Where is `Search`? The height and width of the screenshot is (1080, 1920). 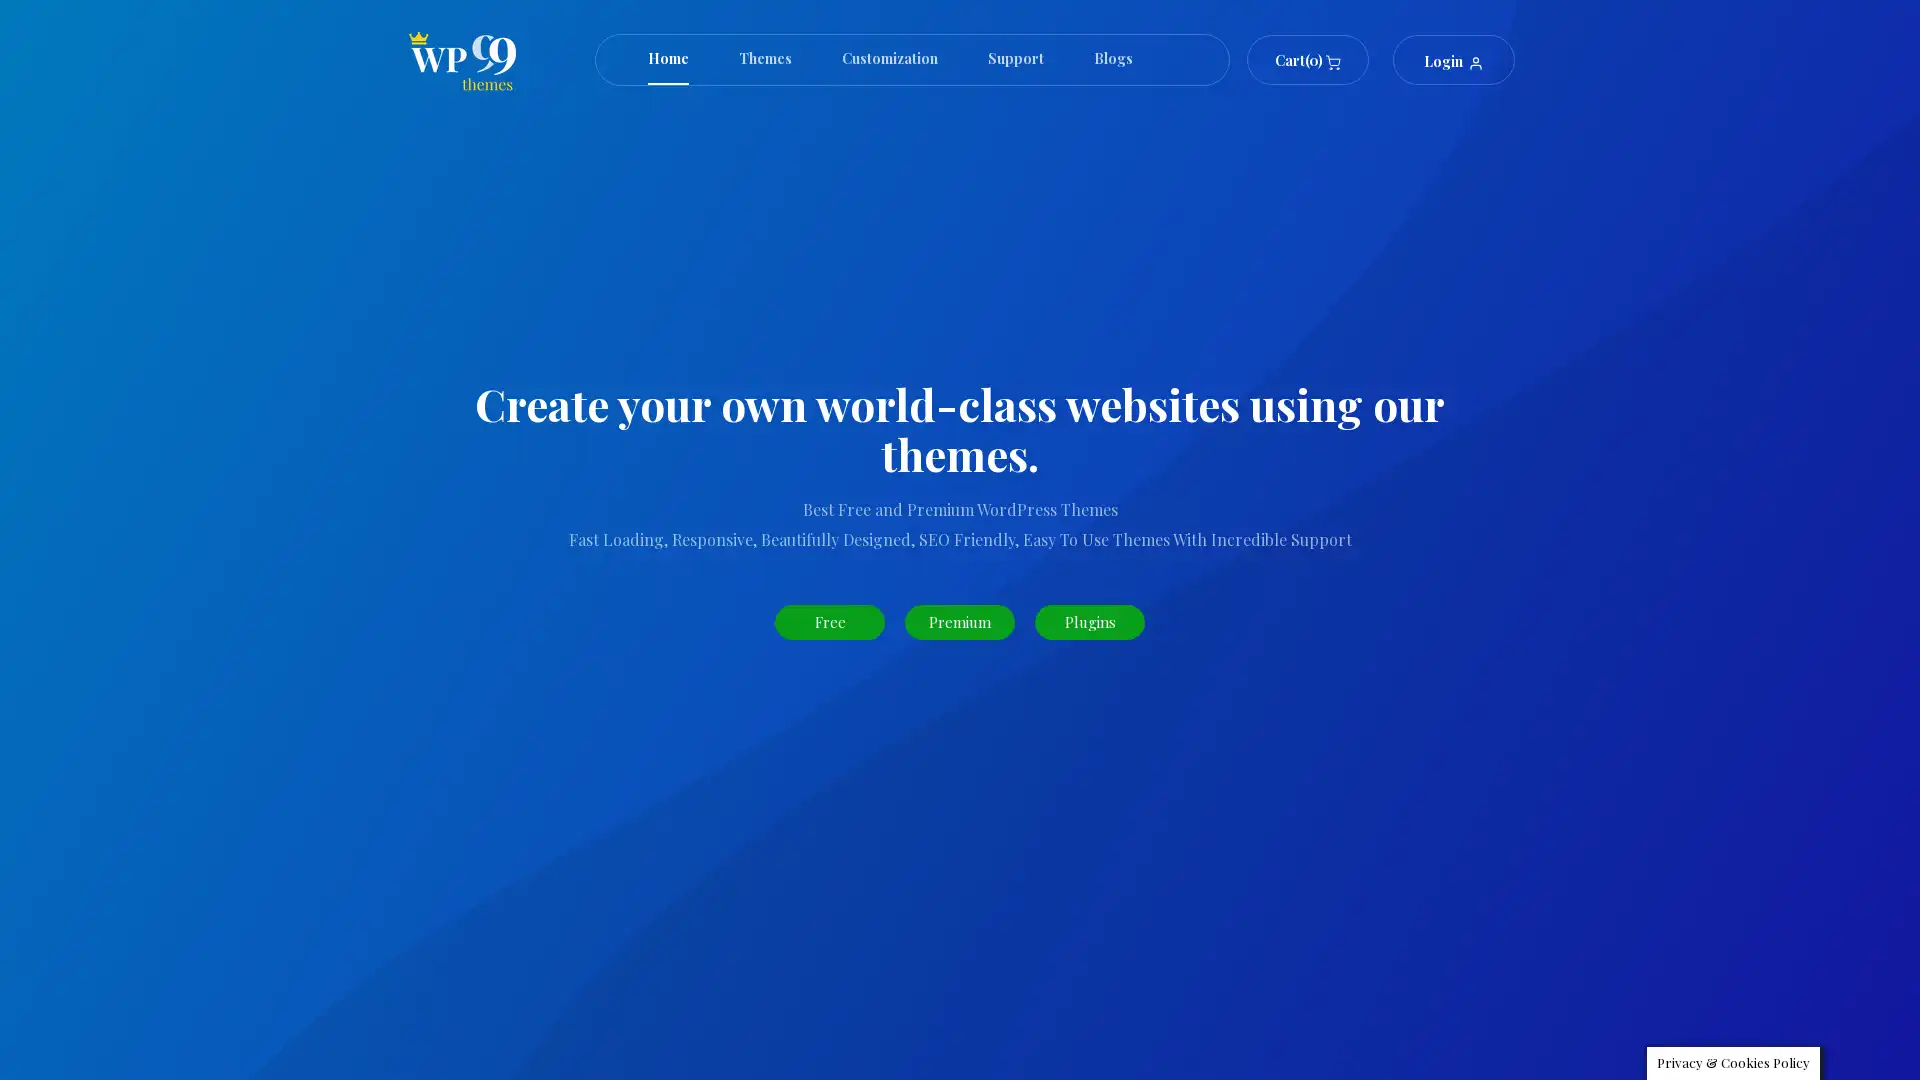 Search is located at coordinates (1295, 705).